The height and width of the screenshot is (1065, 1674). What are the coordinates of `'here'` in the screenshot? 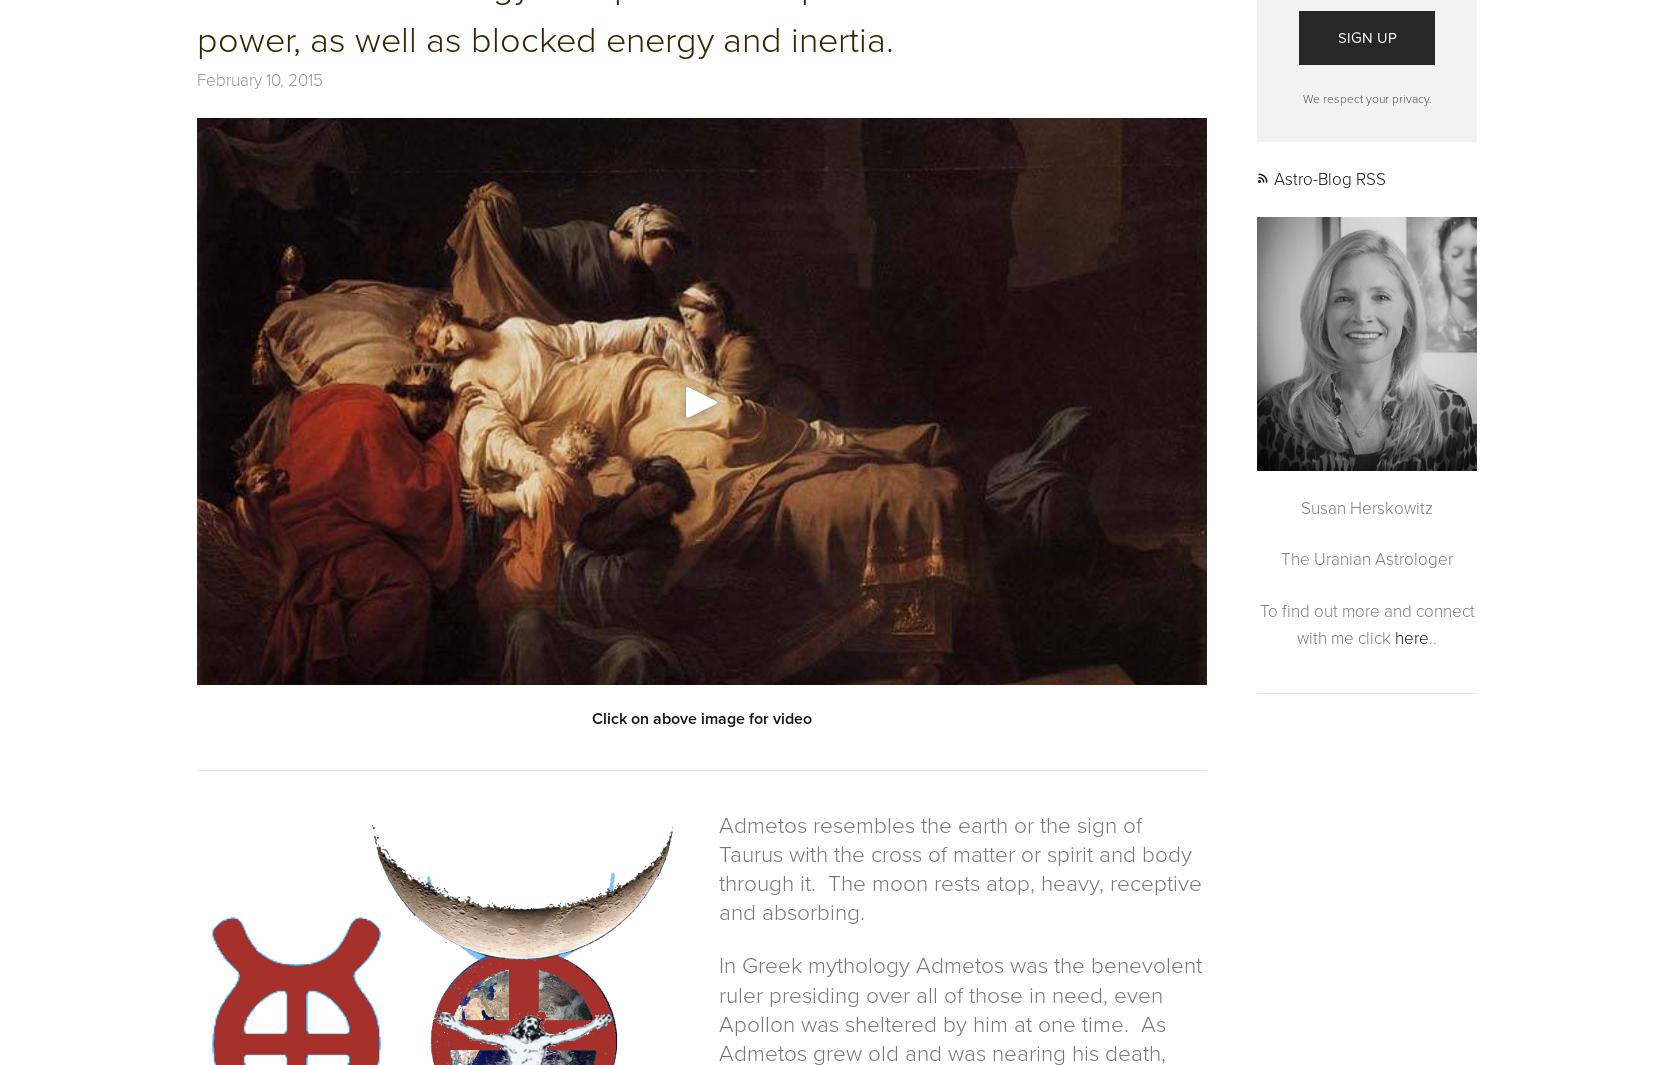 It's located at (1412, 637).